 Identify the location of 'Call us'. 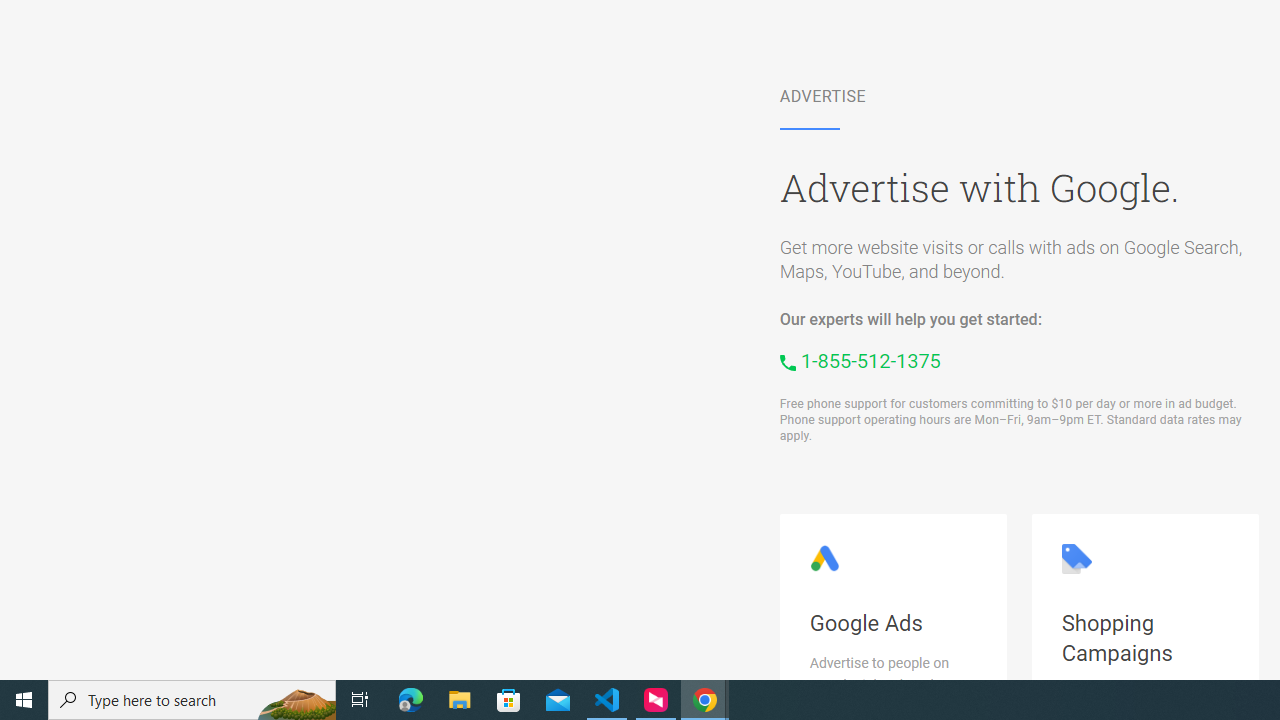
(860, 361).